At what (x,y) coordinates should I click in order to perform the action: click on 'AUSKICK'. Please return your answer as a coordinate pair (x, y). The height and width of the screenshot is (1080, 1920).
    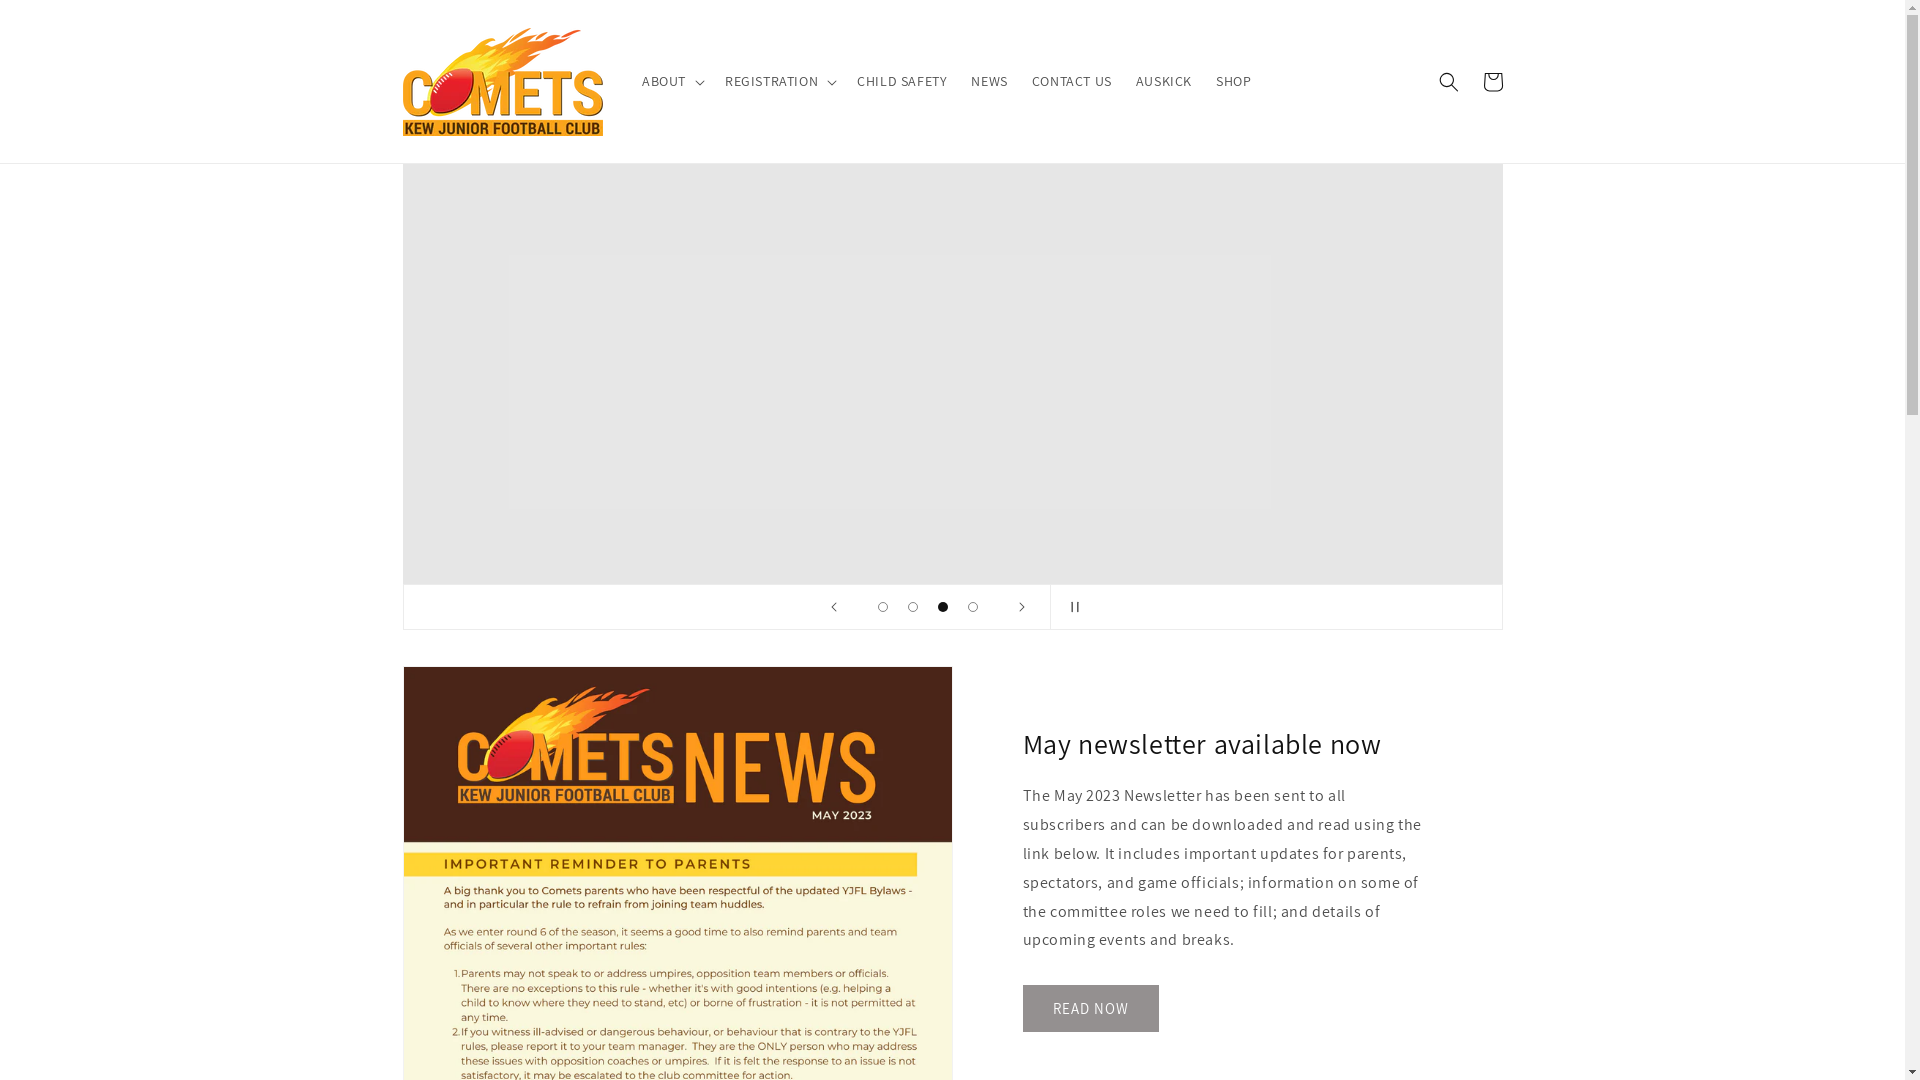
    Looking at the image, I should click on (1163, 80).